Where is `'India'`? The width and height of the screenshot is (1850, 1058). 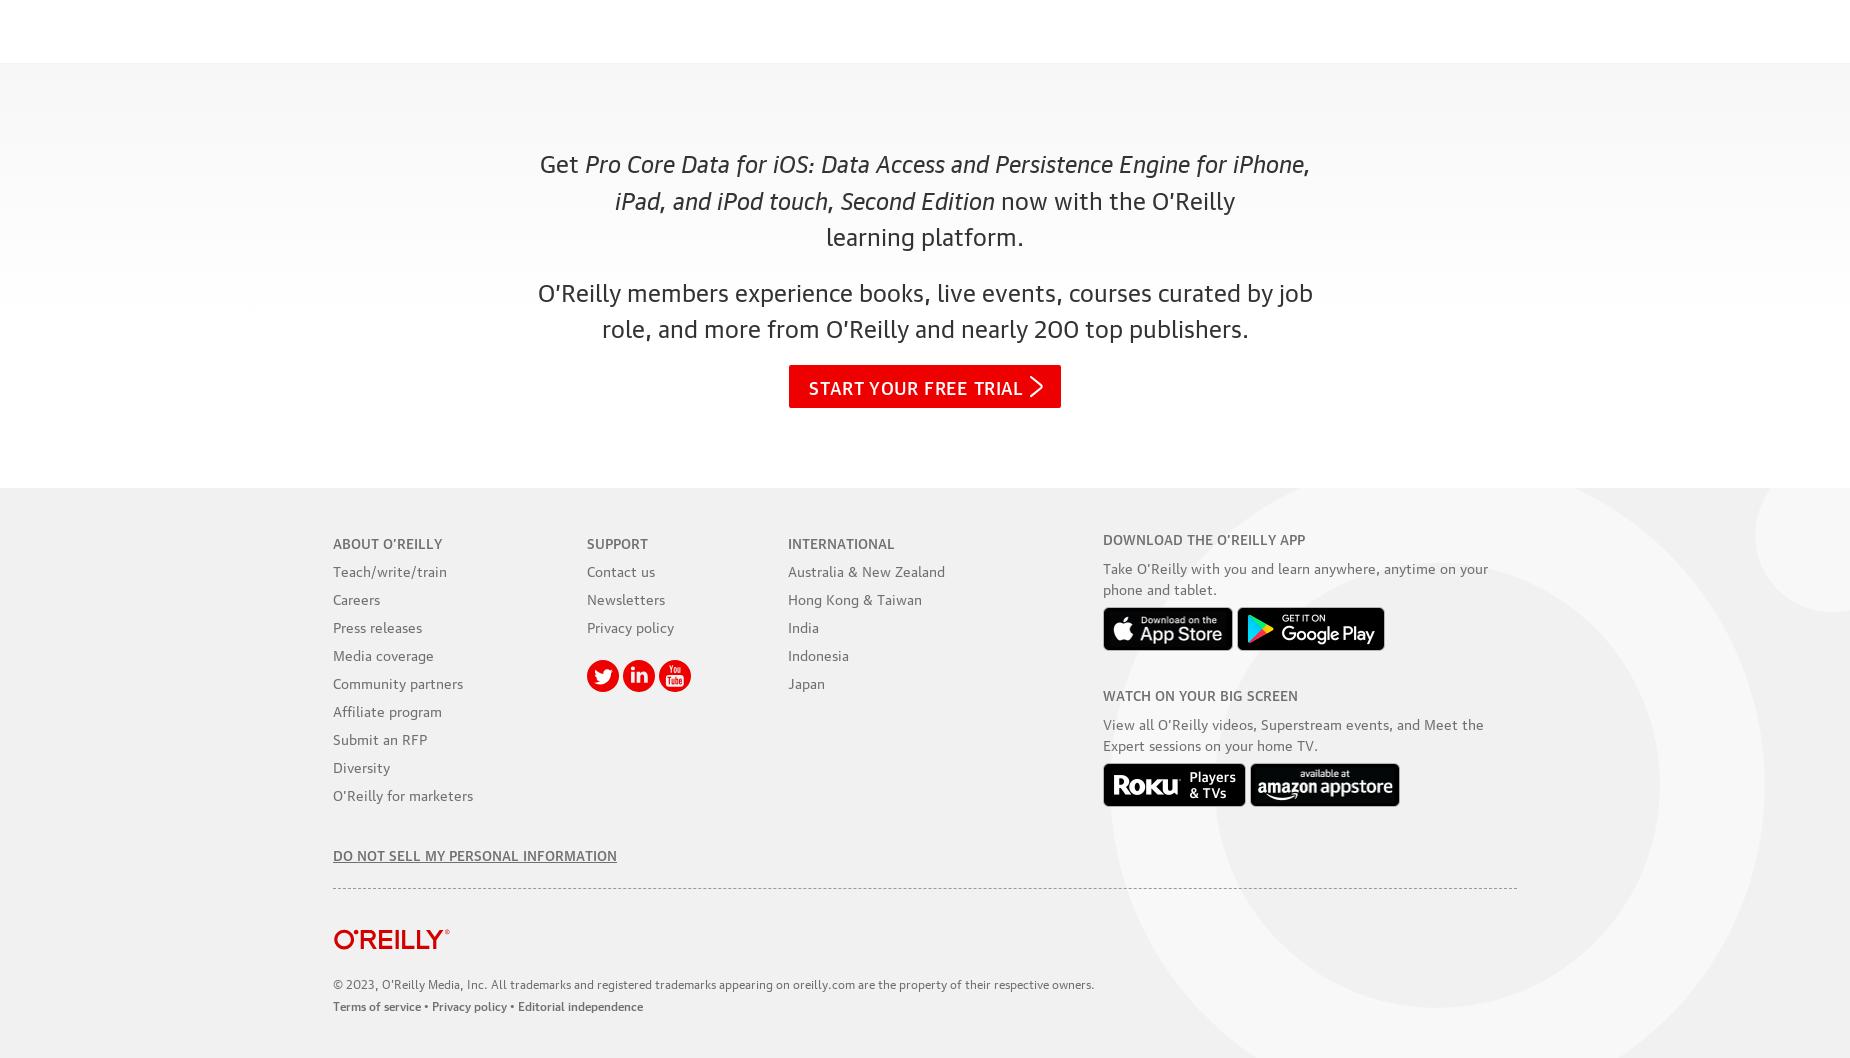 'India' is located at coordinates (803, 625).